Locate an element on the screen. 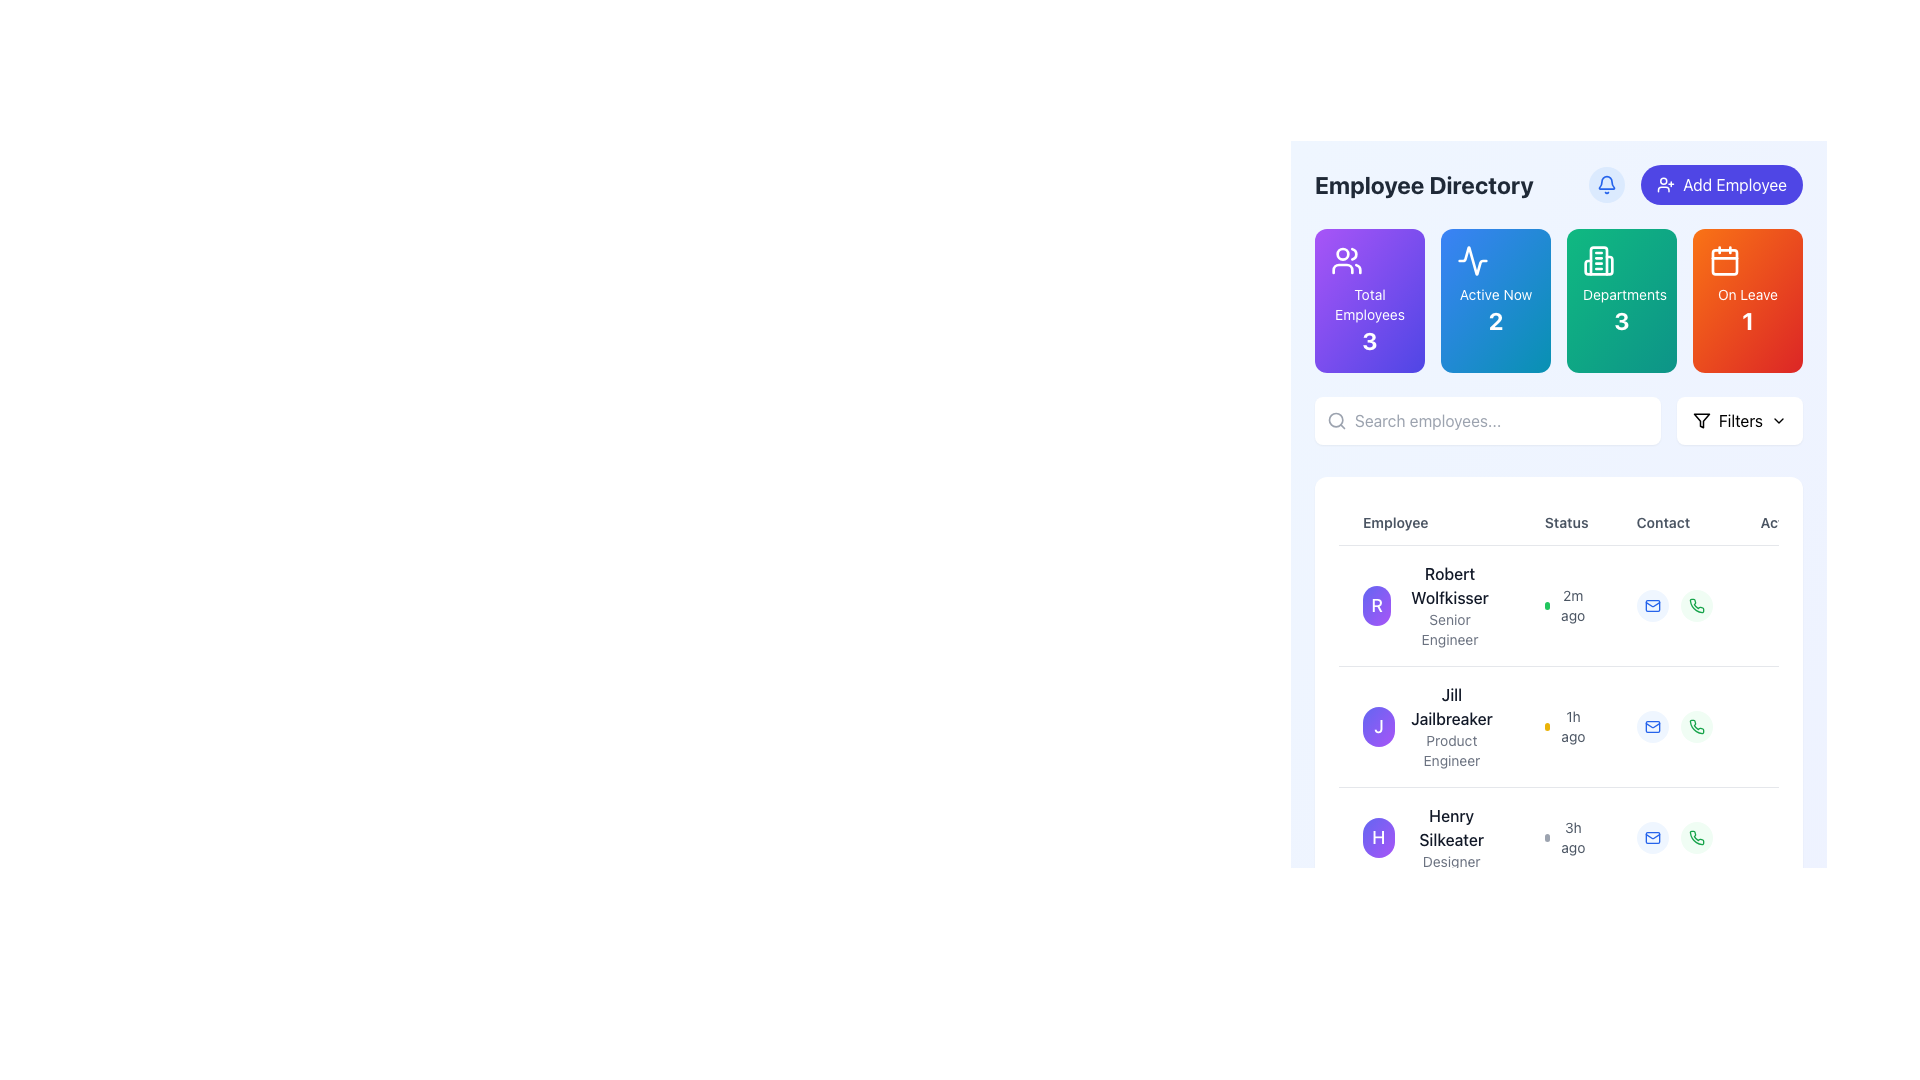 Image resolution: width=1920 pixels, height=1080 pixels. the text-based information display element that shows '3h ago' in small gray text, located in the third row of the employee directory under the 'Status' column, aligned with 'Henry Silkeater, Designer' is located at coordinates (1565, 837).